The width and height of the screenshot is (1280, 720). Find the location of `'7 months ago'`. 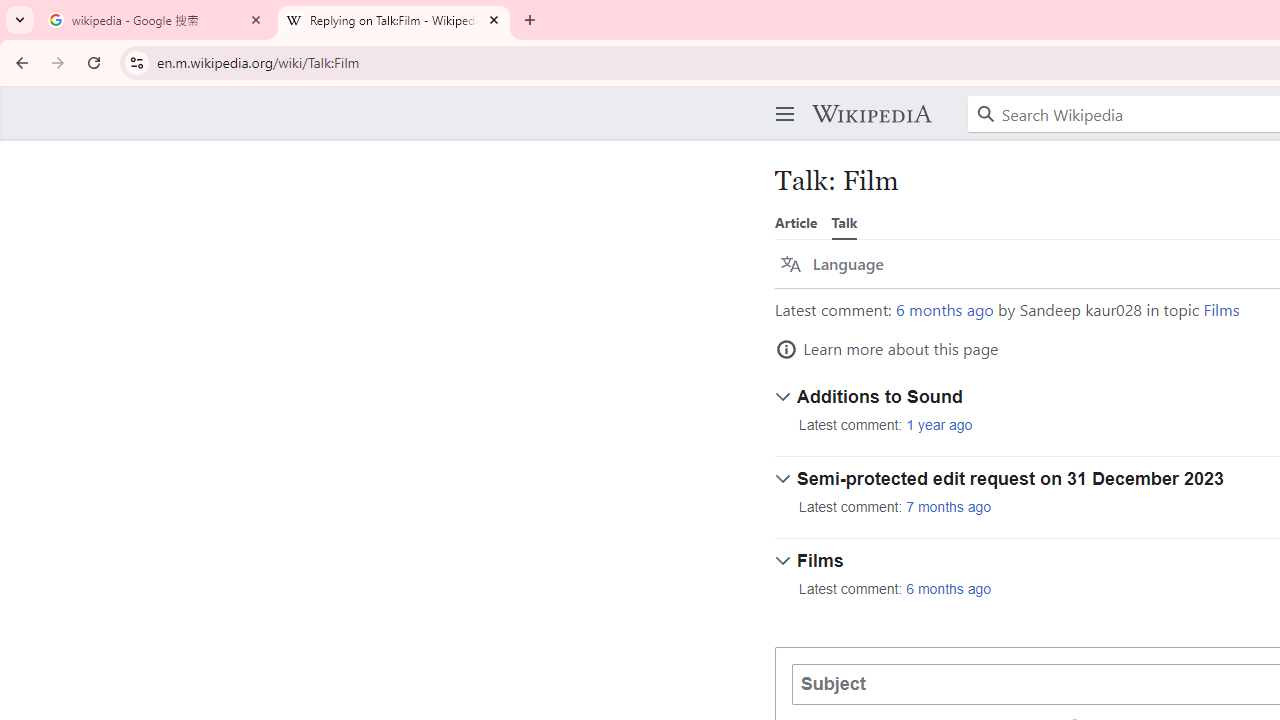

'7 months ago' is located at coordinates (948, 506).